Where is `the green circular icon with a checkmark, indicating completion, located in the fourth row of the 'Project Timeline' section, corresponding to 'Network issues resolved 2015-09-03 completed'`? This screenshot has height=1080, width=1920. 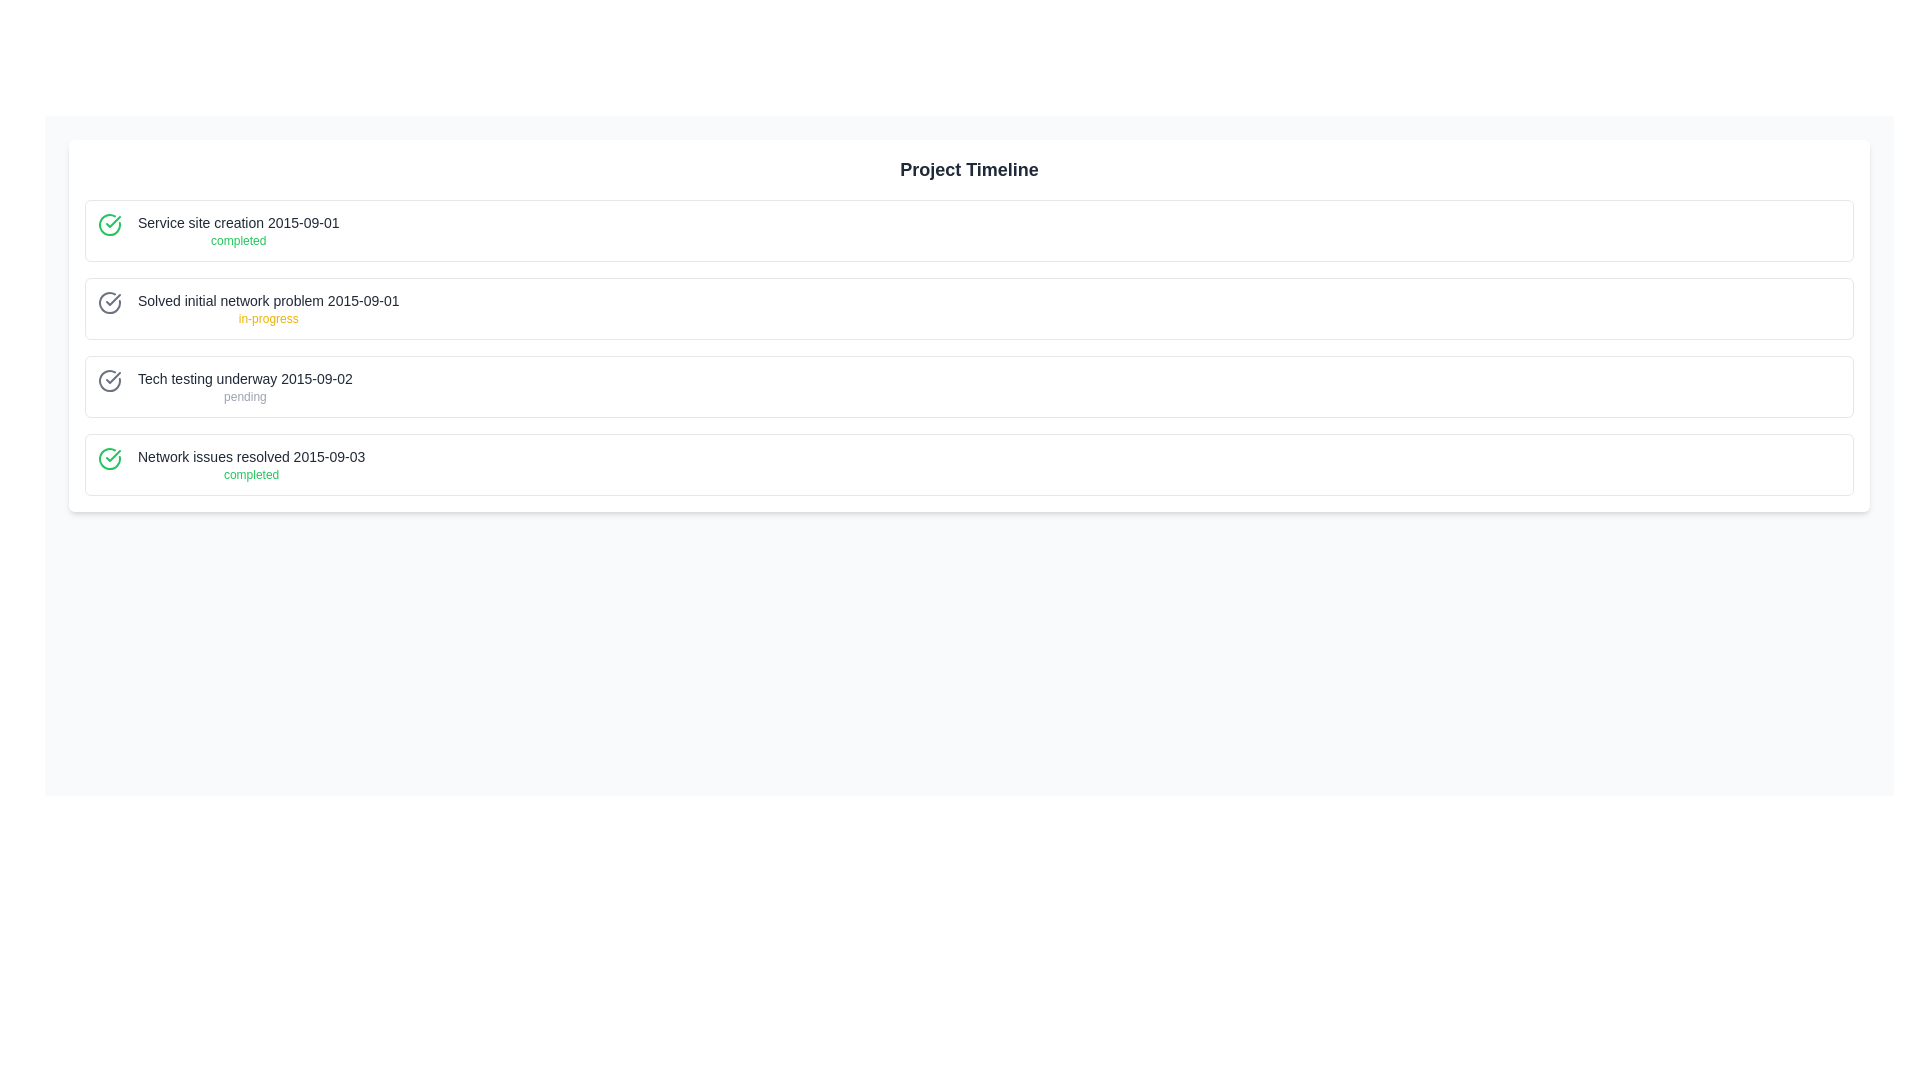 the green circular icon with a checkmark, indicating completion, located in the fourth row of the 'Project Timeline' section, corresponding to 'Network issues resolved 2015-09-03 completed' is located at coordinates (109, 459).